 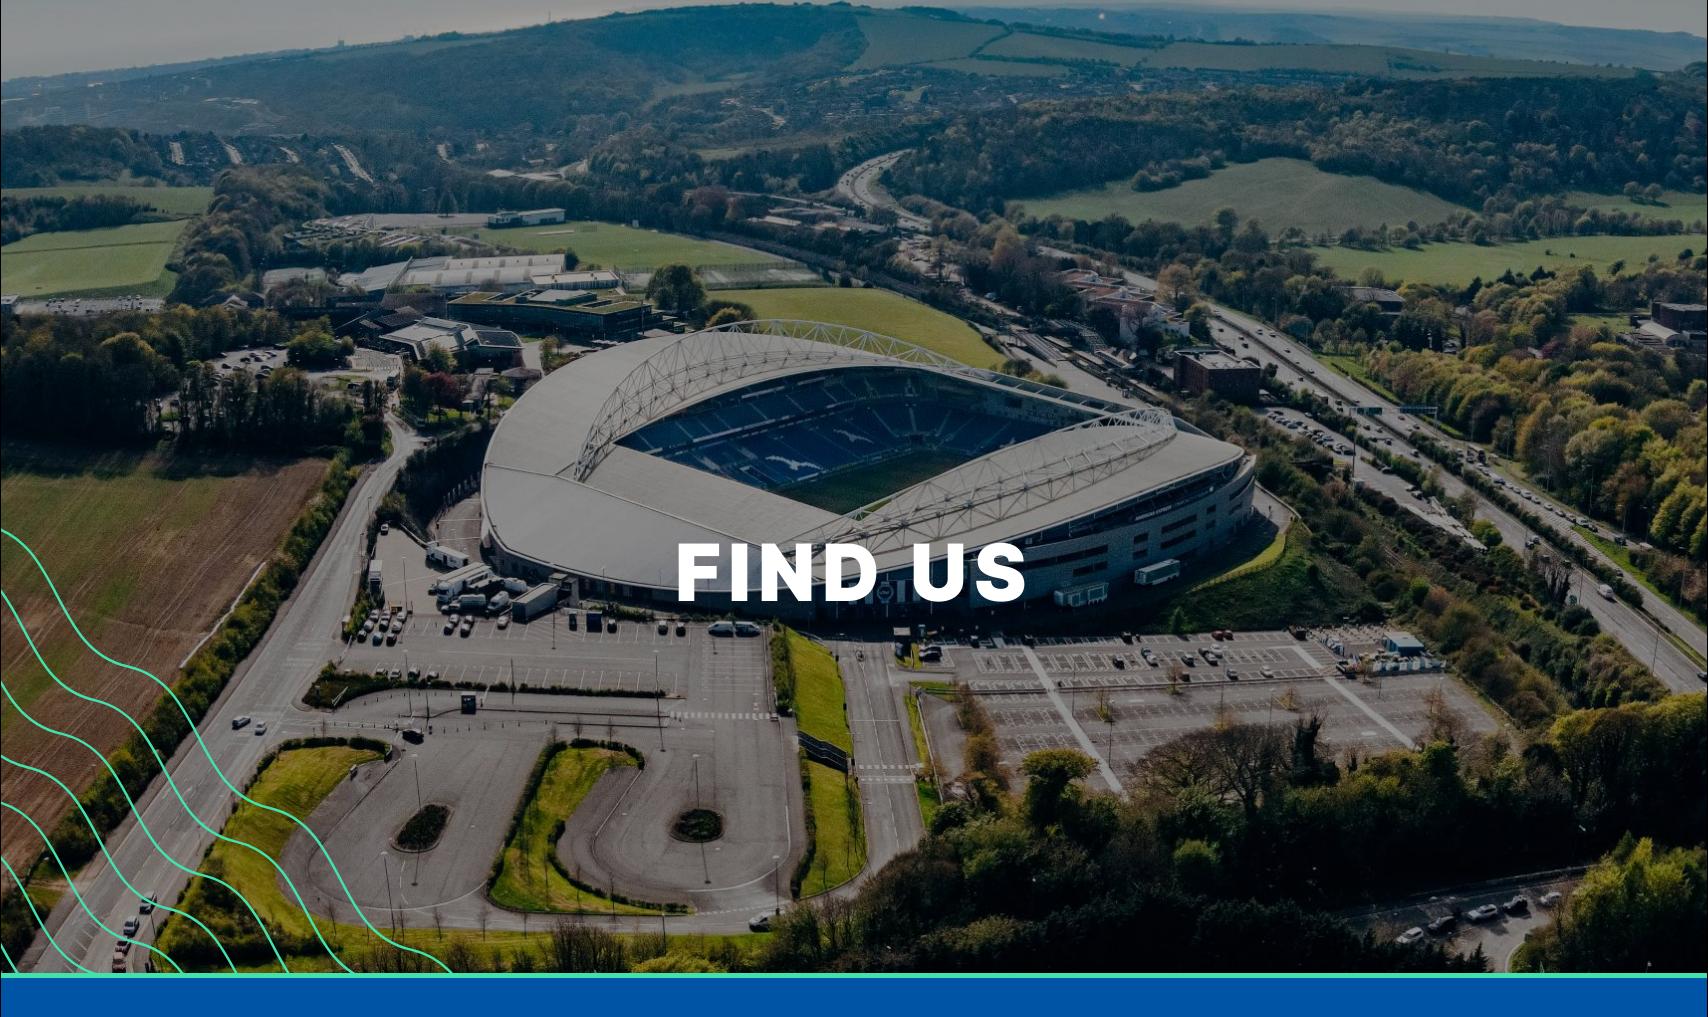 What do you see at coordinates (1178, 220) in the screenshot?
I see `'Find Us'` at bounding box center [1178, 220].